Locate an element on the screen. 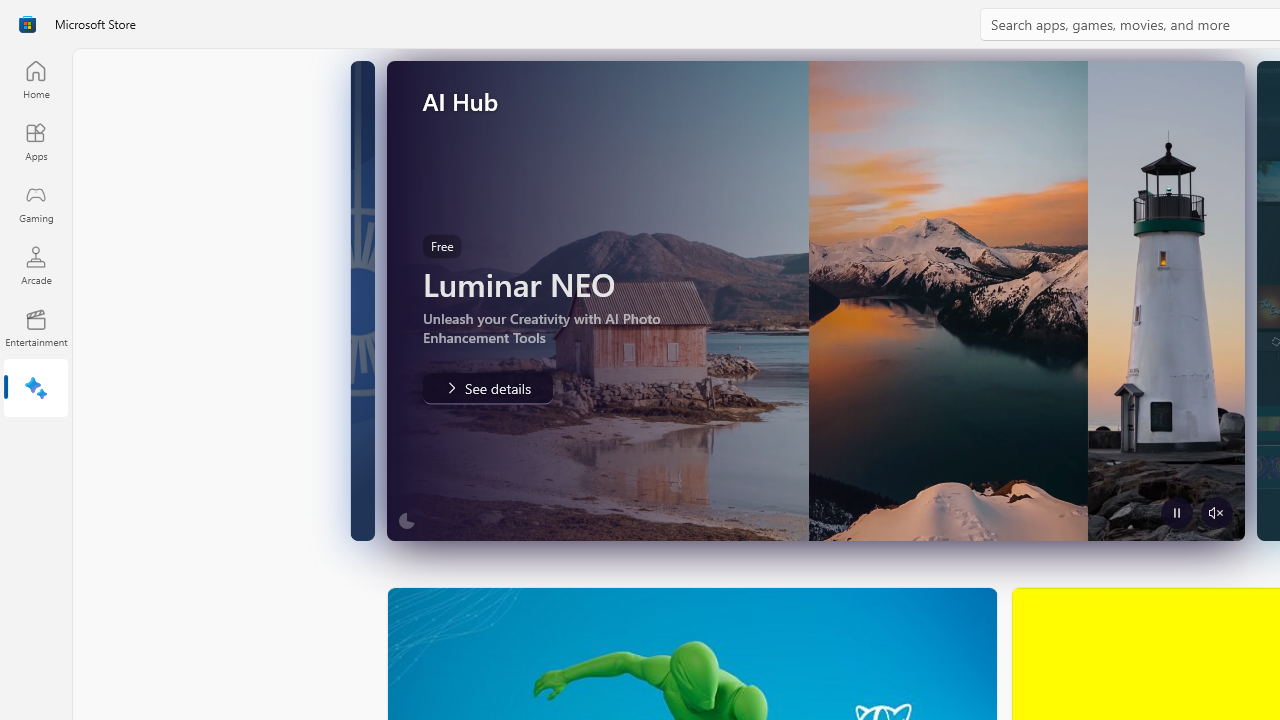 Image resolution: width=1280 pixels, height=720 pixels. 'Unmute' is located at coordinates (1215, 512).